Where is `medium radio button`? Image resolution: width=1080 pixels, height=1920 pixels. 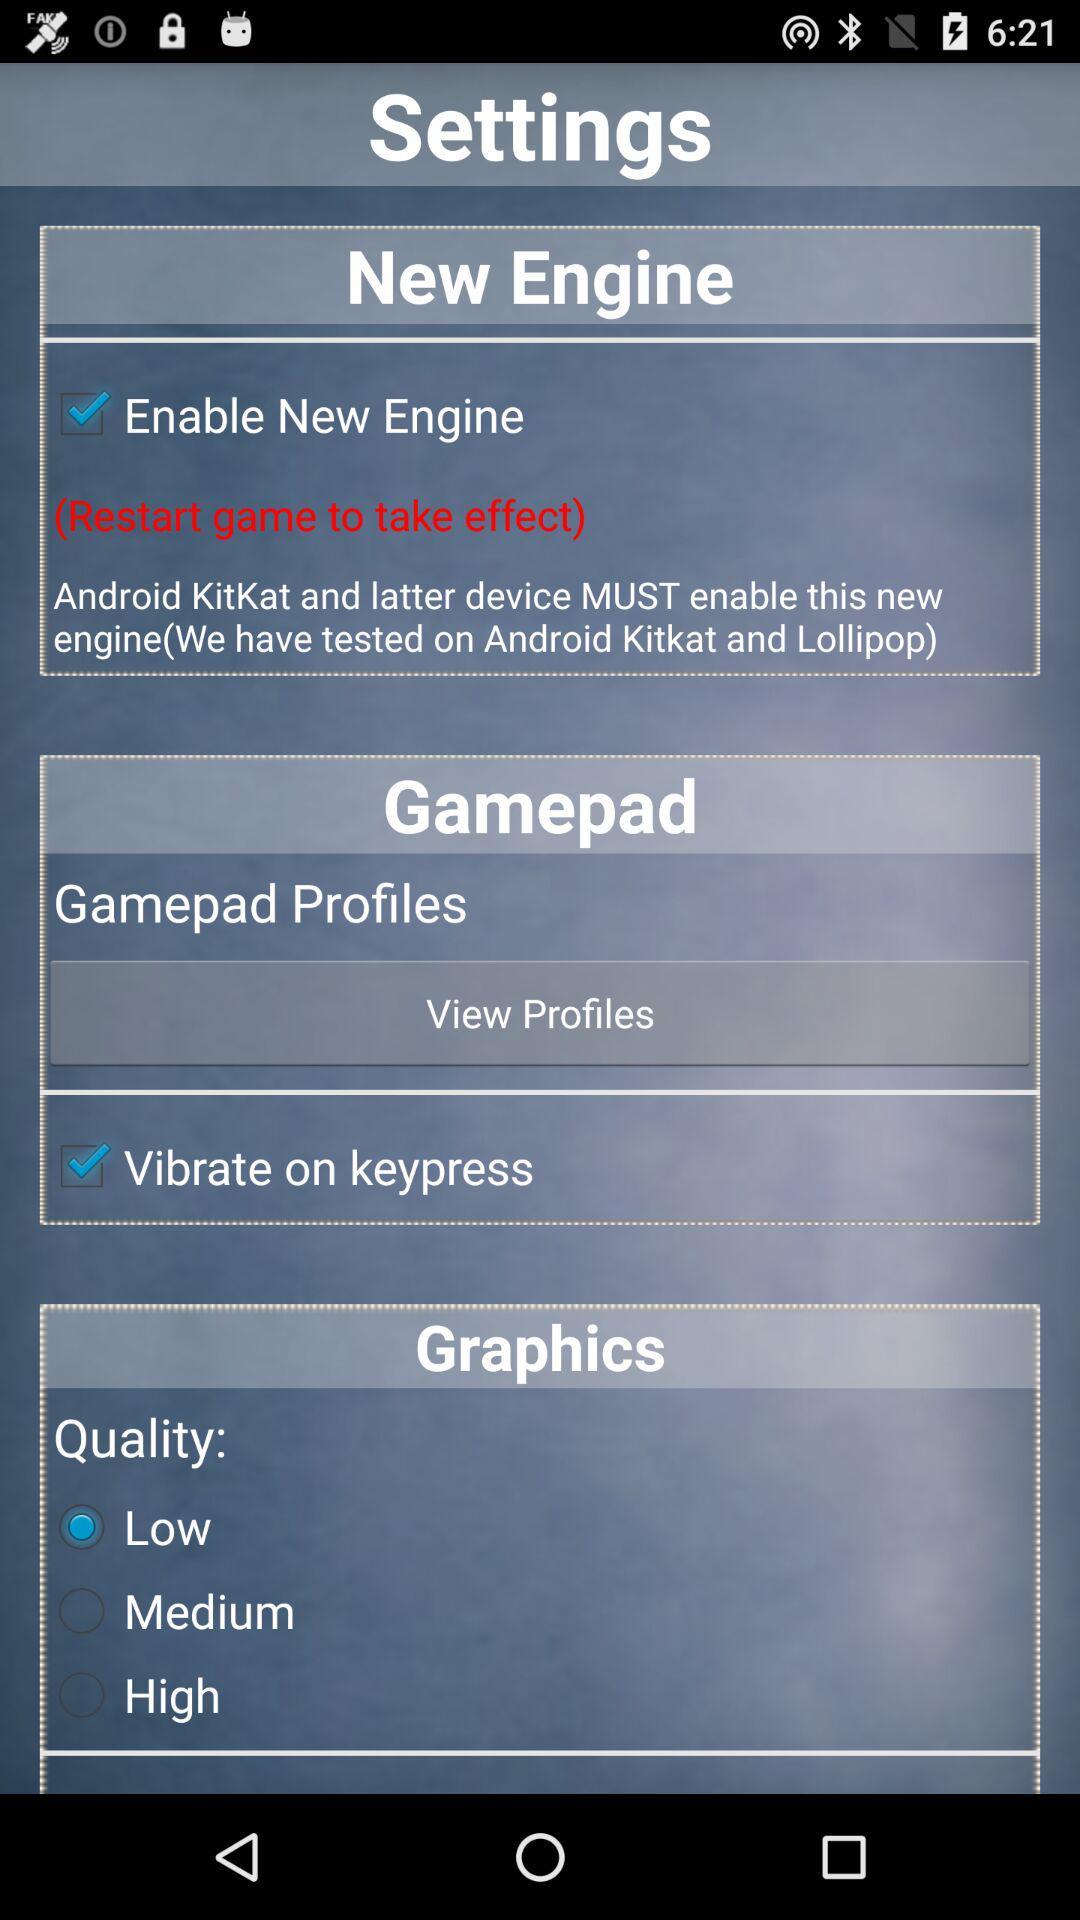
medium radio button is located at coordinates (167, 1611).